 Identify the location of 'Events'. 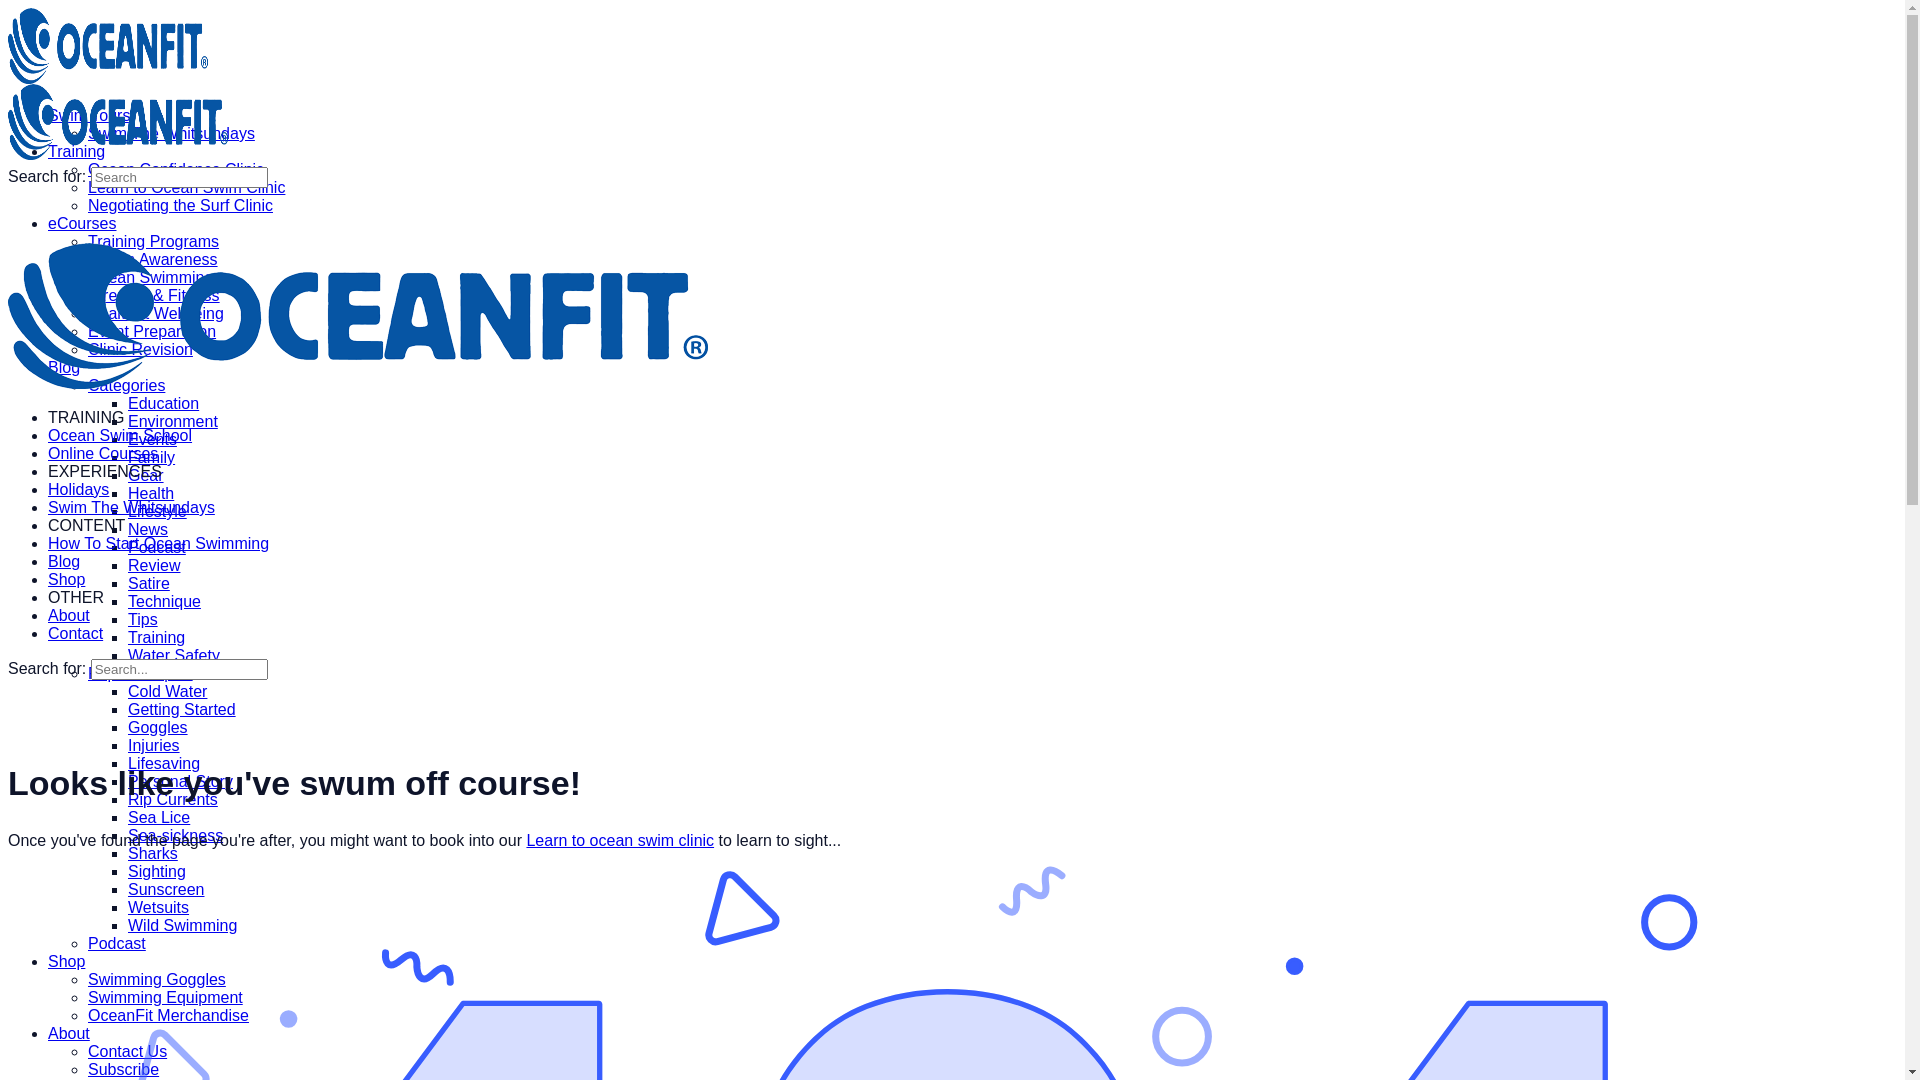
(127, 438).